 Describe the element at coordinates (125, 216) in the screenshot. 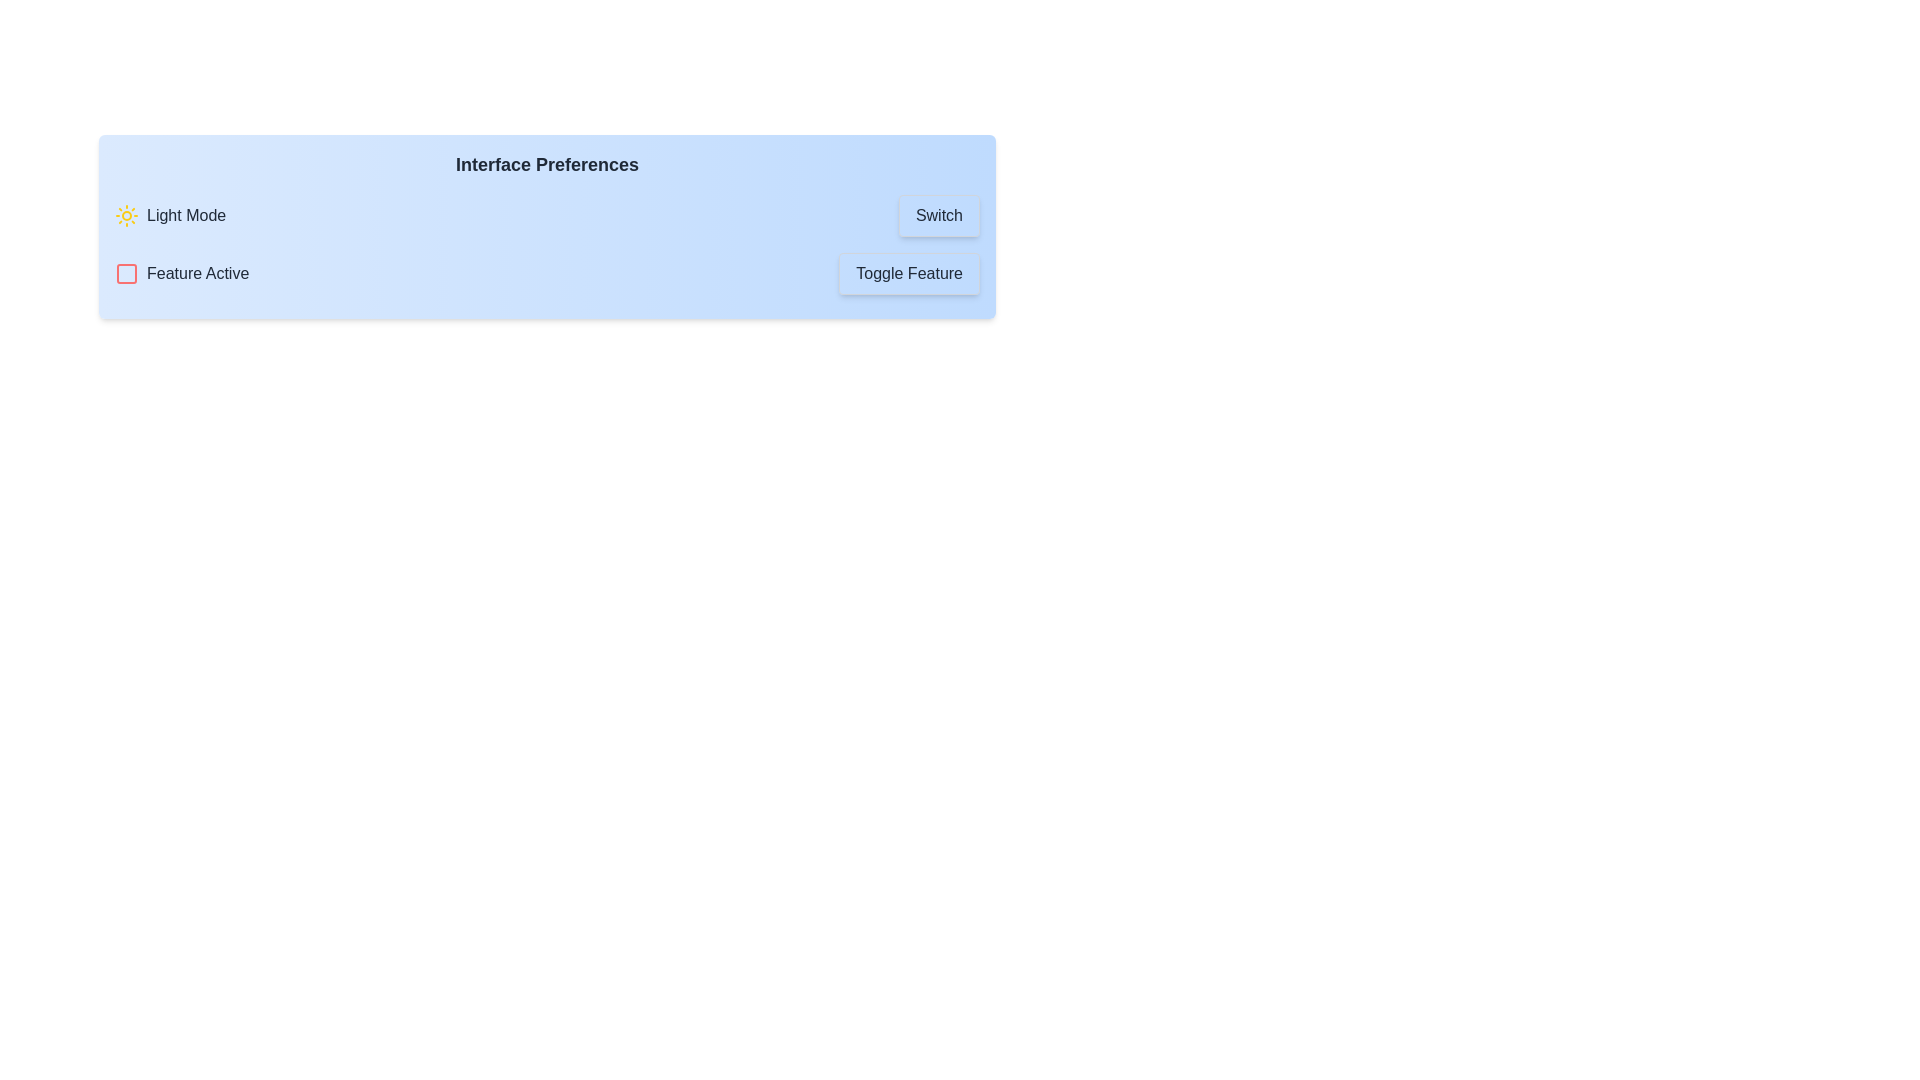

I see `the 'Light Mode' icon located to the left of the 'Light Mode' text in the upper-left section of the user interface settings` at that location.